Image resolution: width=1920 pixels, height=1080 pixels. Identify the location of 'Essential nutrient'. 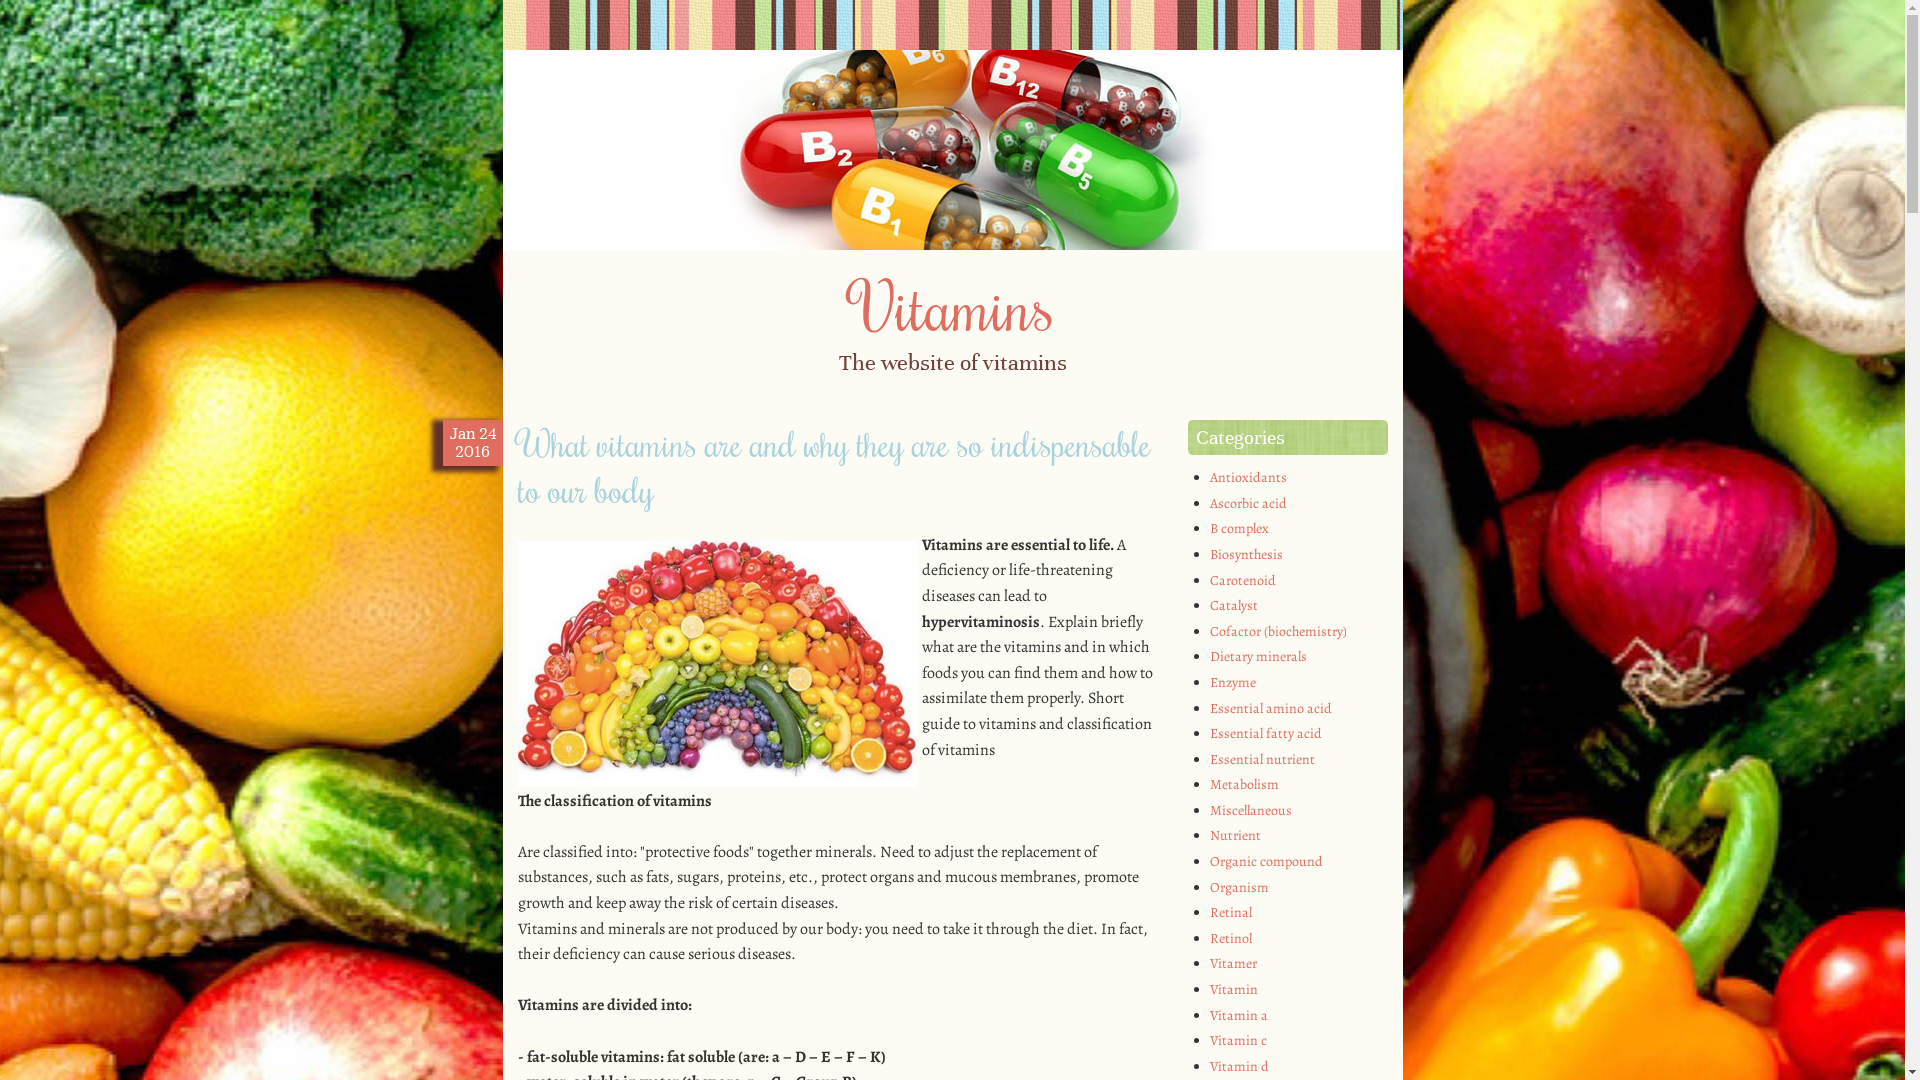
(1261, 759).